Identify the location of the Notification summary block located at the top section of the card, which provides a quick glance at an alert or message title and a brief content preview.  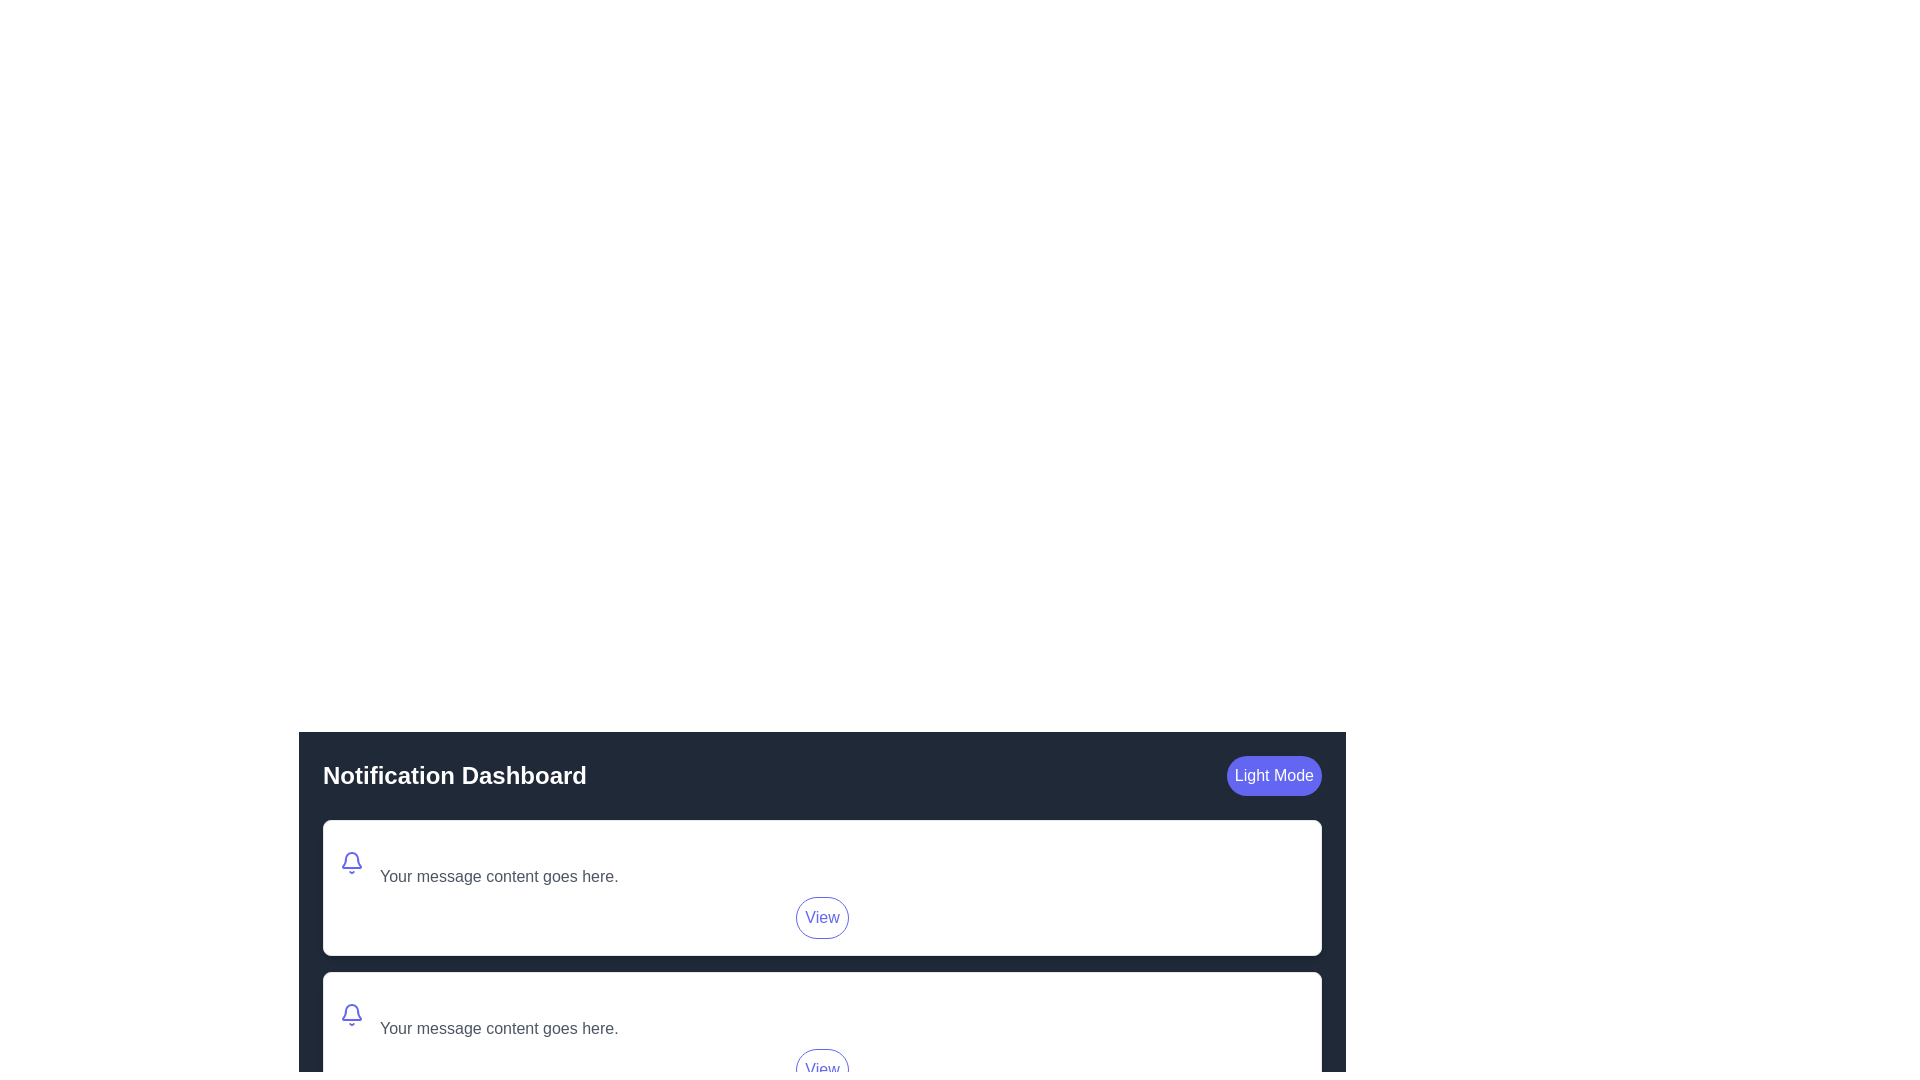
(822, 1014).